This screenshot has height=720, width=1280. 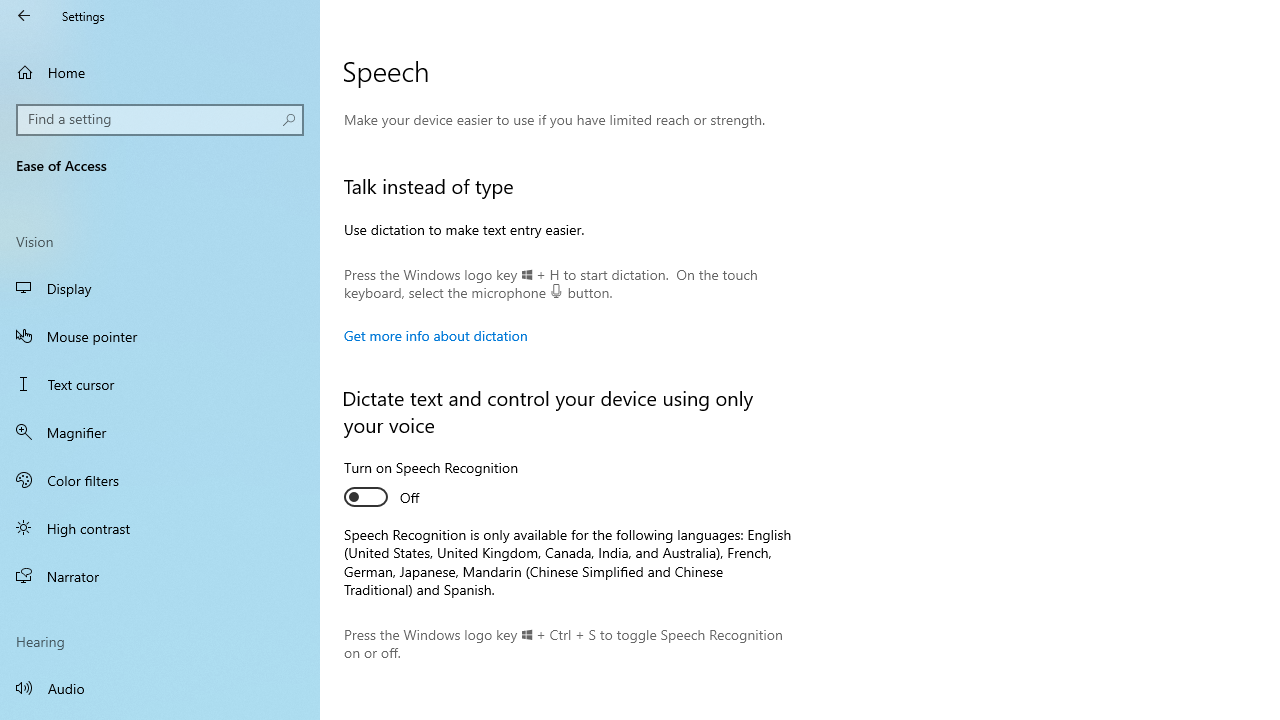 I want to click on 'Text cursor', so click(x=160, y=384).